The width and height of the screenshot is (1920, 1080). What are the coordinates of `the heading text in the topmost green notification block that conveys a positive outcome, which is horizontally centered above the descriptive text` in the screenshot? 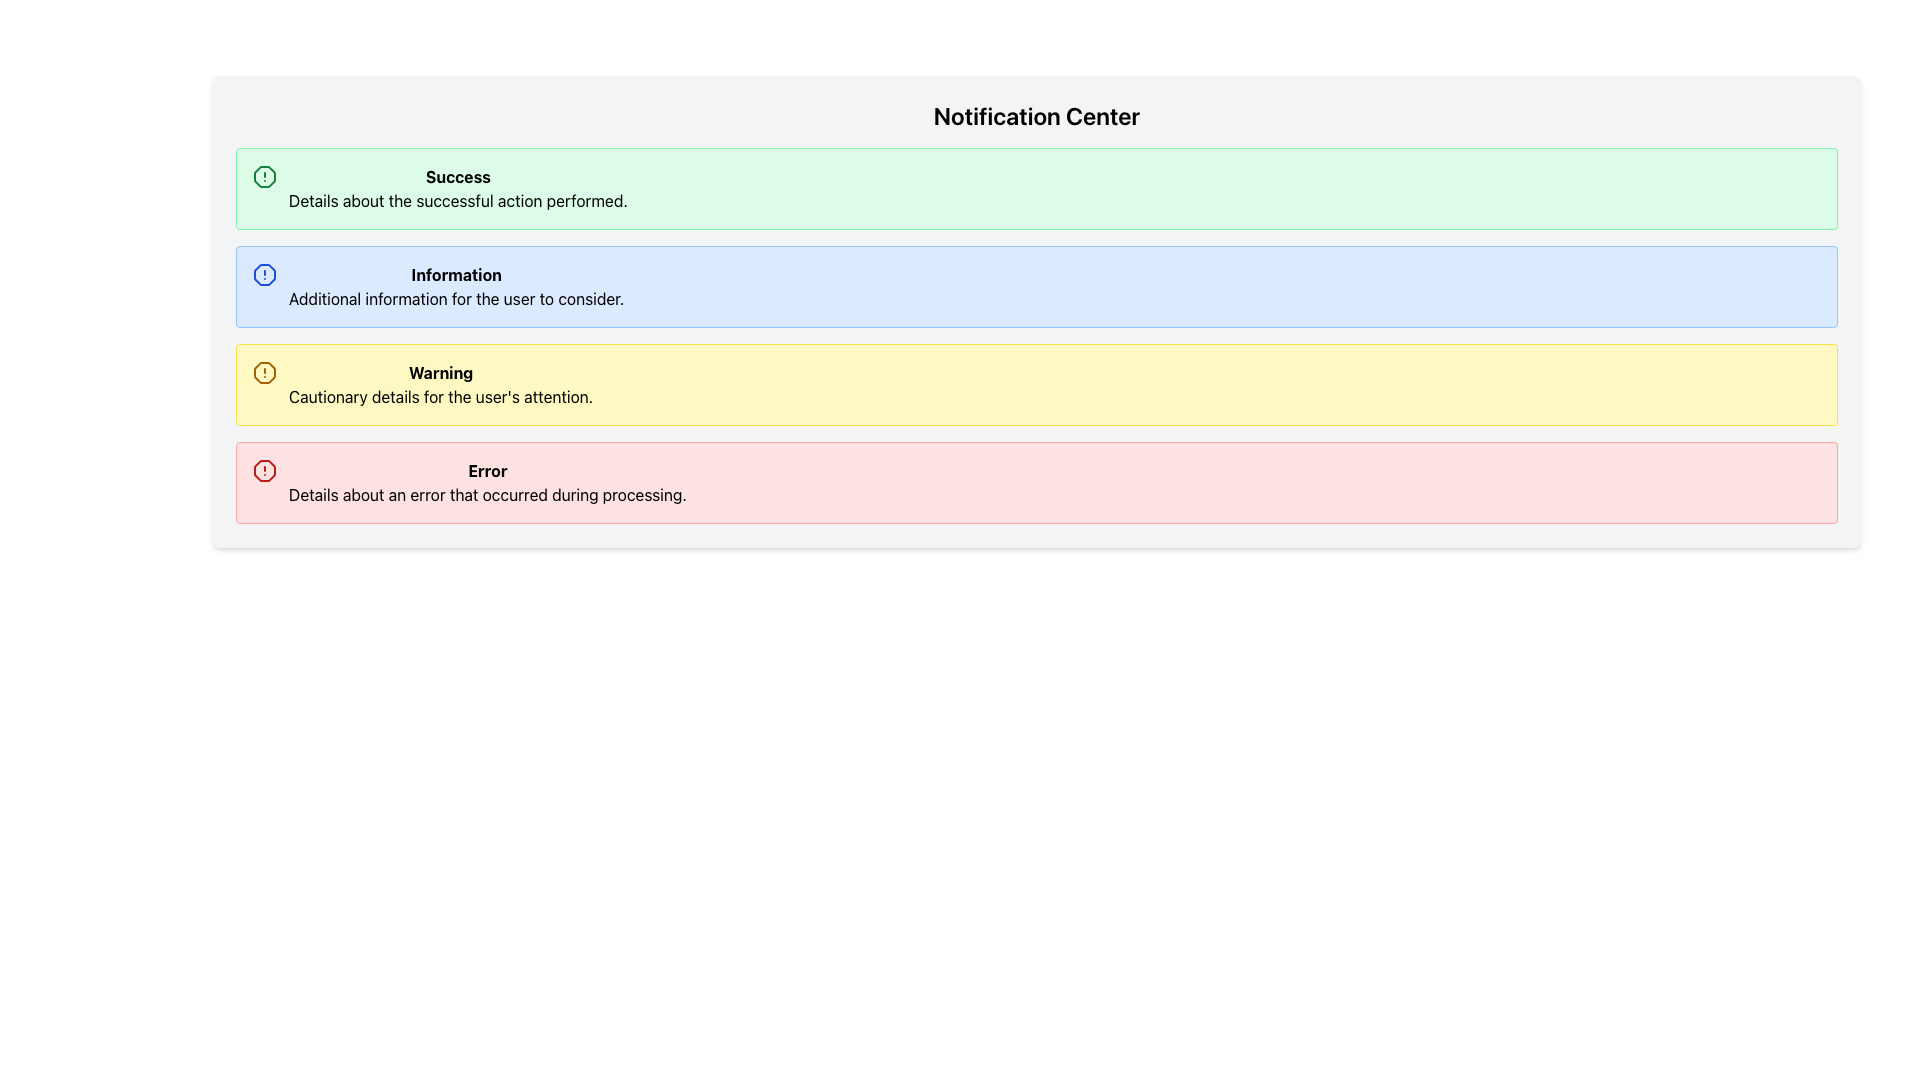 It's located at (457, 176).